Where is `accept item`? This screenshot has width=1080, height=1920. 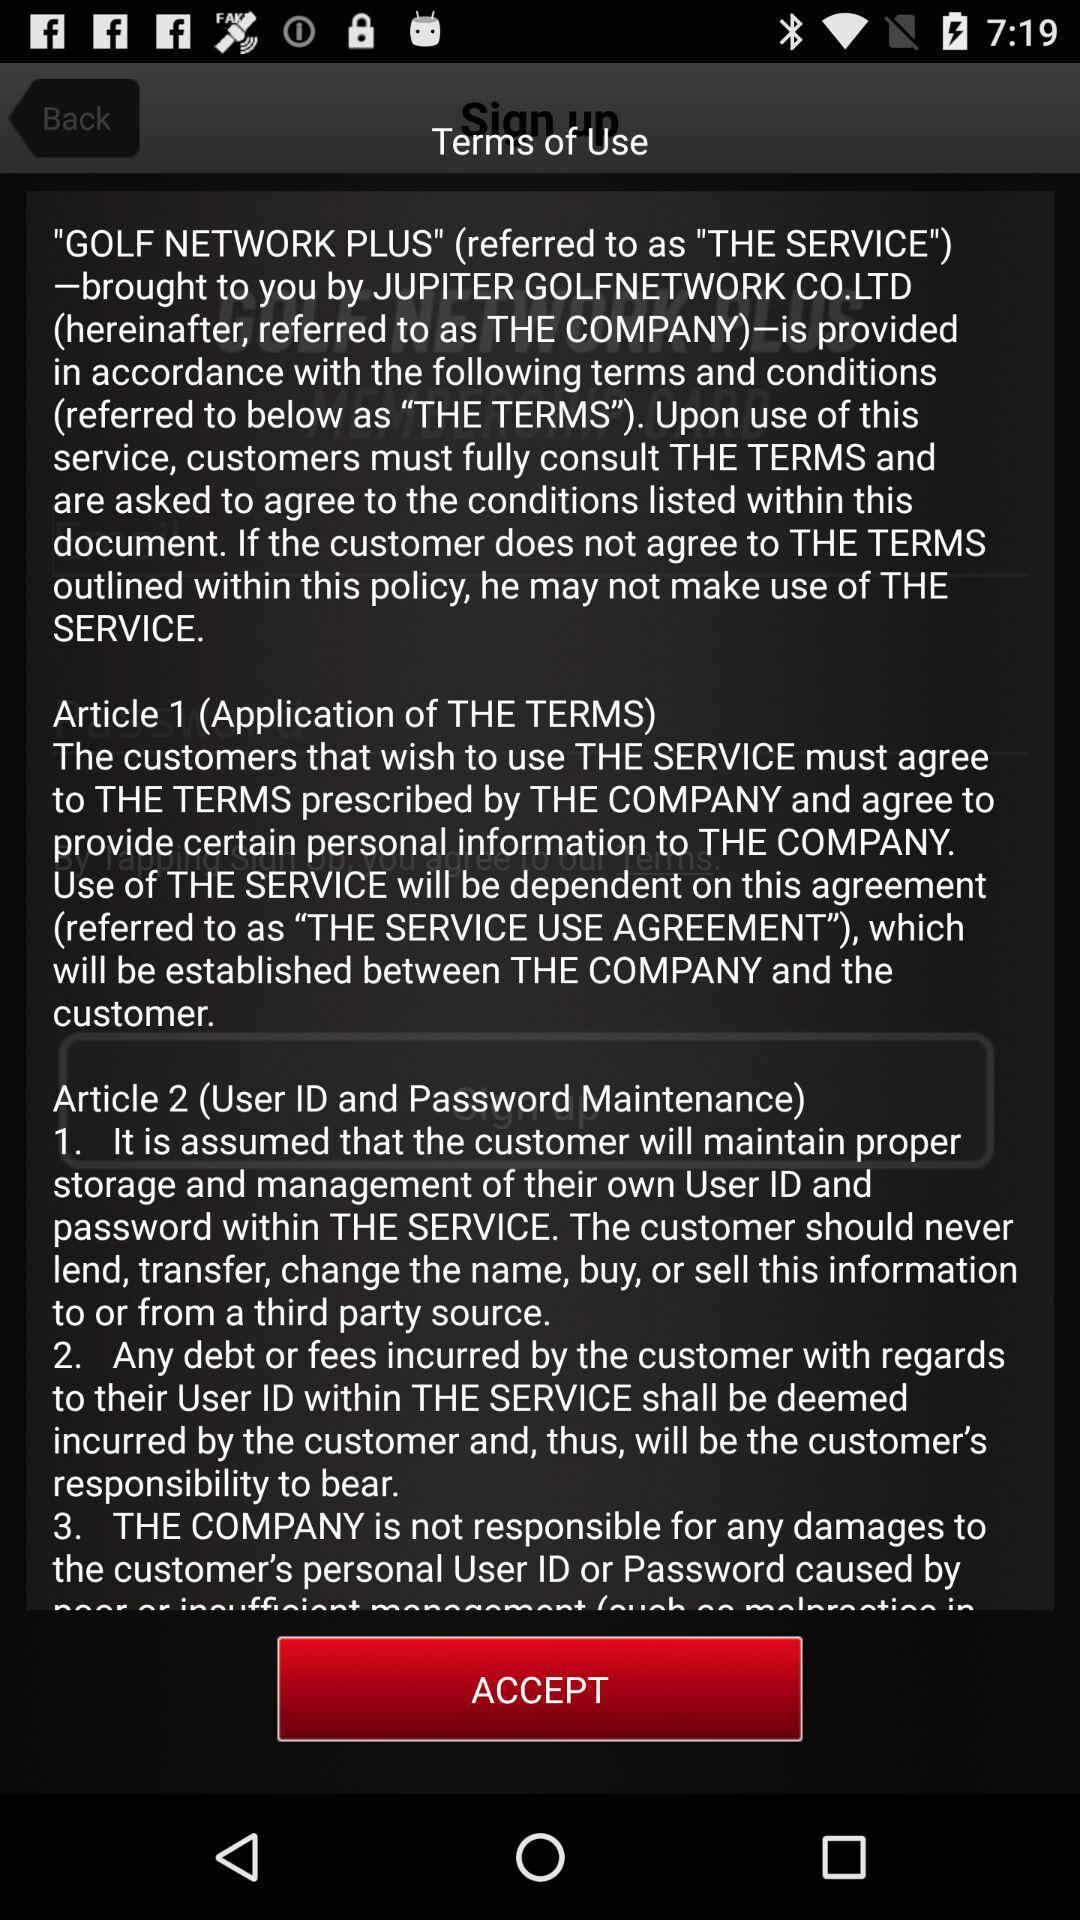 accept item is located at coordinates (540, 1688).